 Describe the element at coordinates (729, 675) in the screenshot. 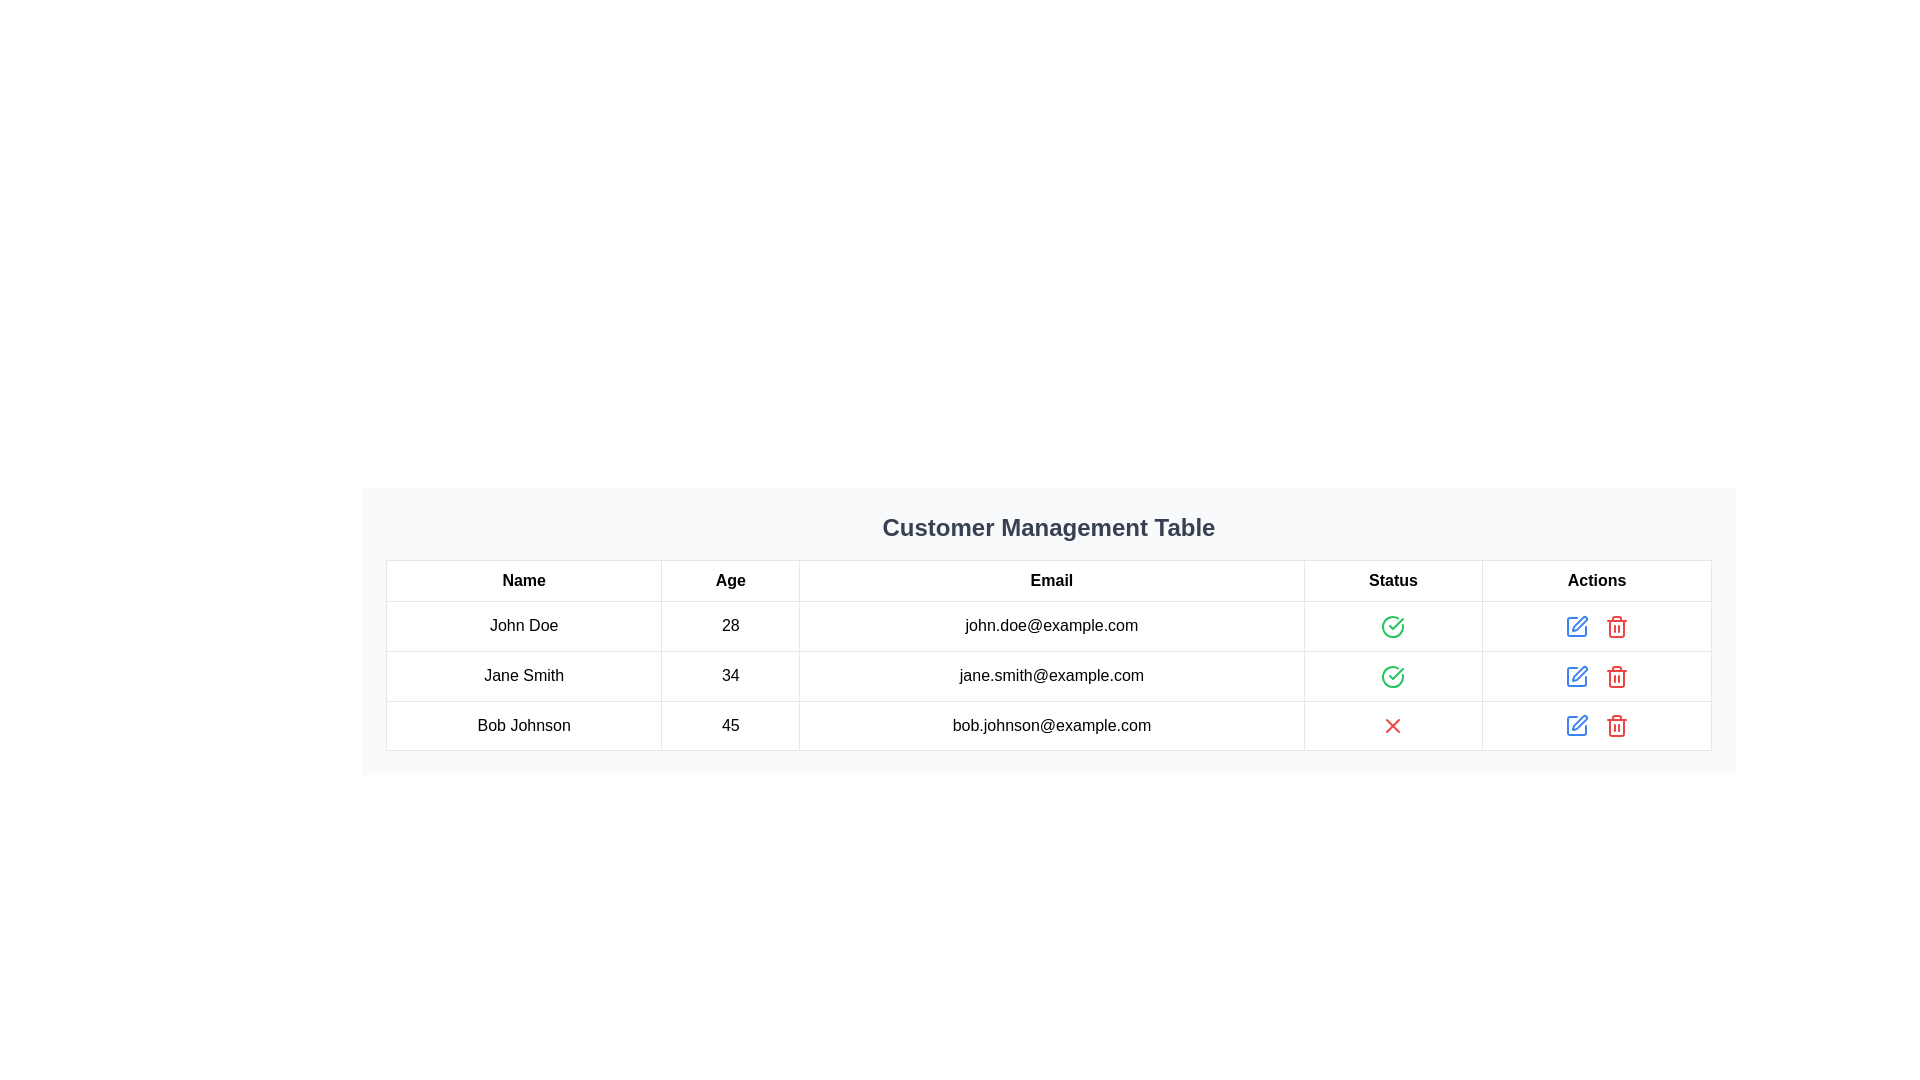

I see `the text cell displaying the number '34' in the second column of the second row of the table, located between 'Jane Smith' and 'jane.smith@example.com'` at that location.